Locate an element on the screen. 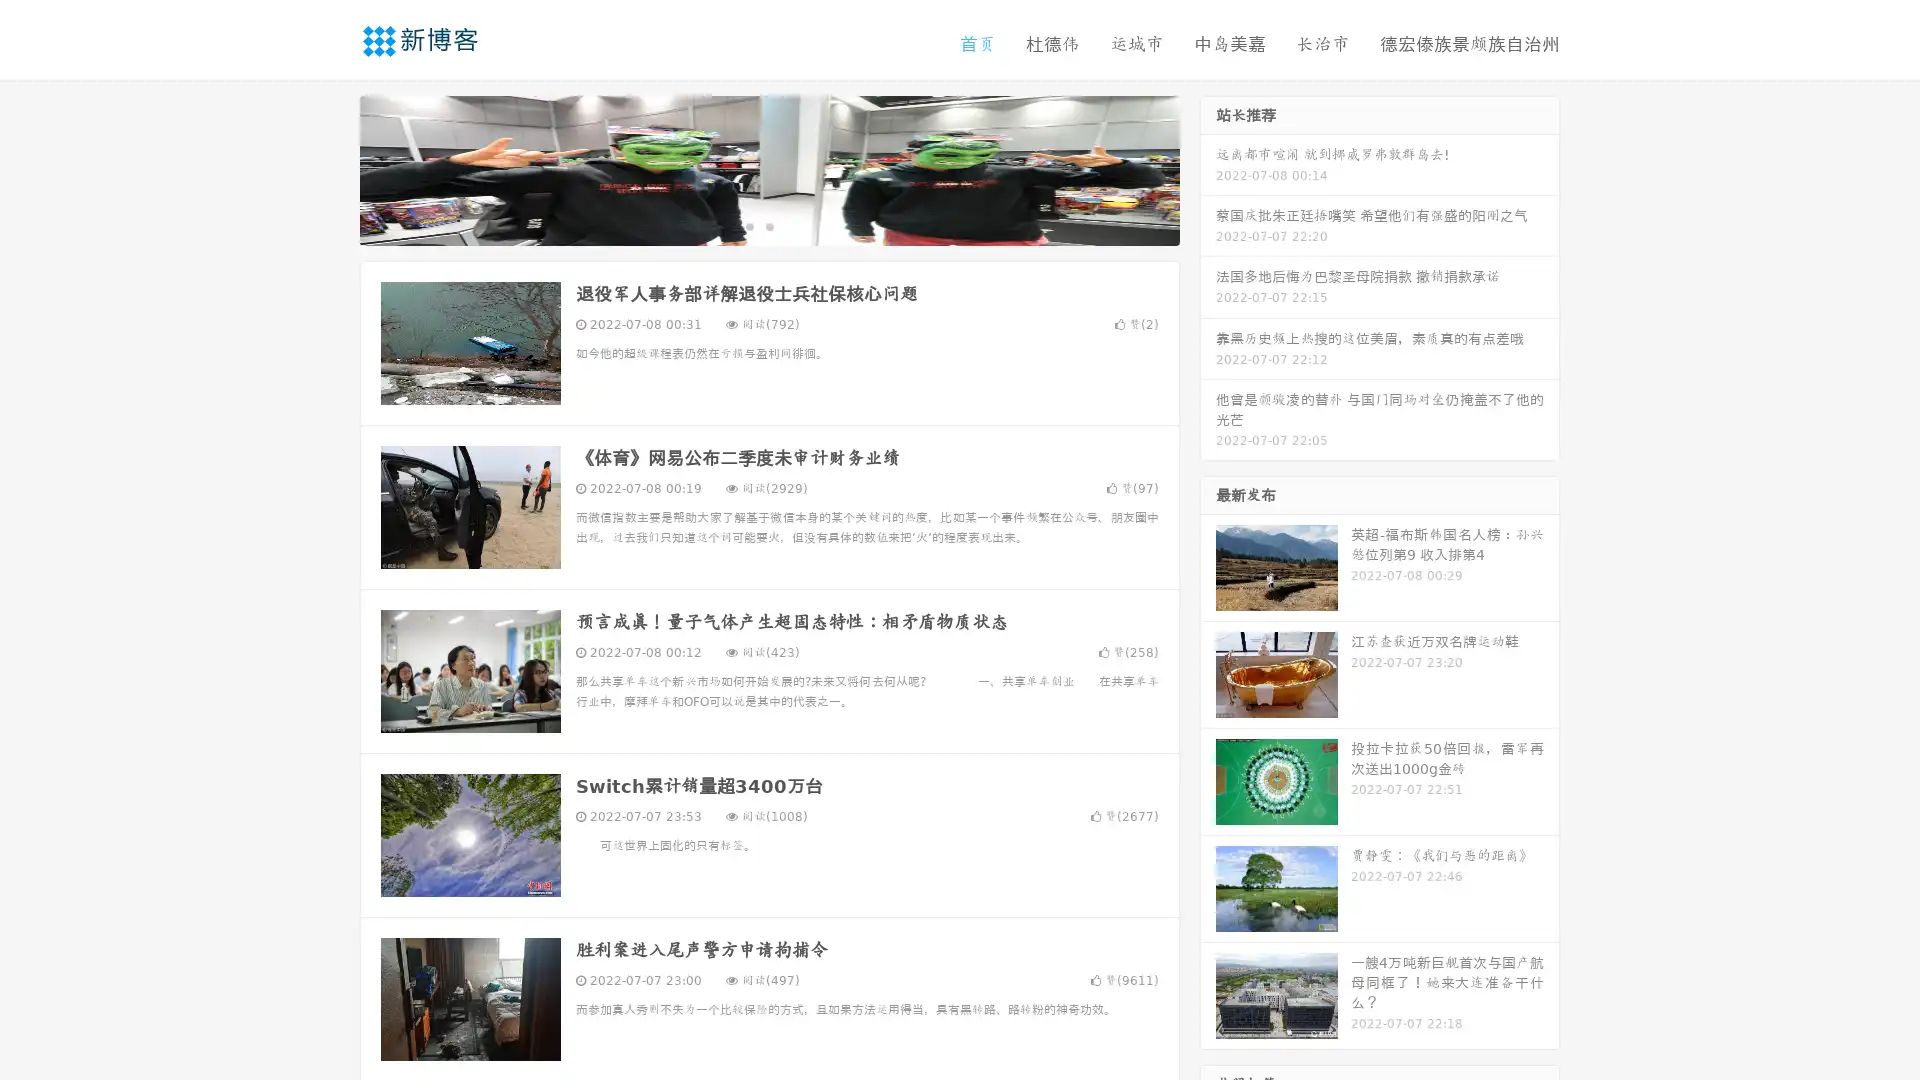 The image size is (1920, 1080). Go to slide 2 is located at coordinates (768, 225).